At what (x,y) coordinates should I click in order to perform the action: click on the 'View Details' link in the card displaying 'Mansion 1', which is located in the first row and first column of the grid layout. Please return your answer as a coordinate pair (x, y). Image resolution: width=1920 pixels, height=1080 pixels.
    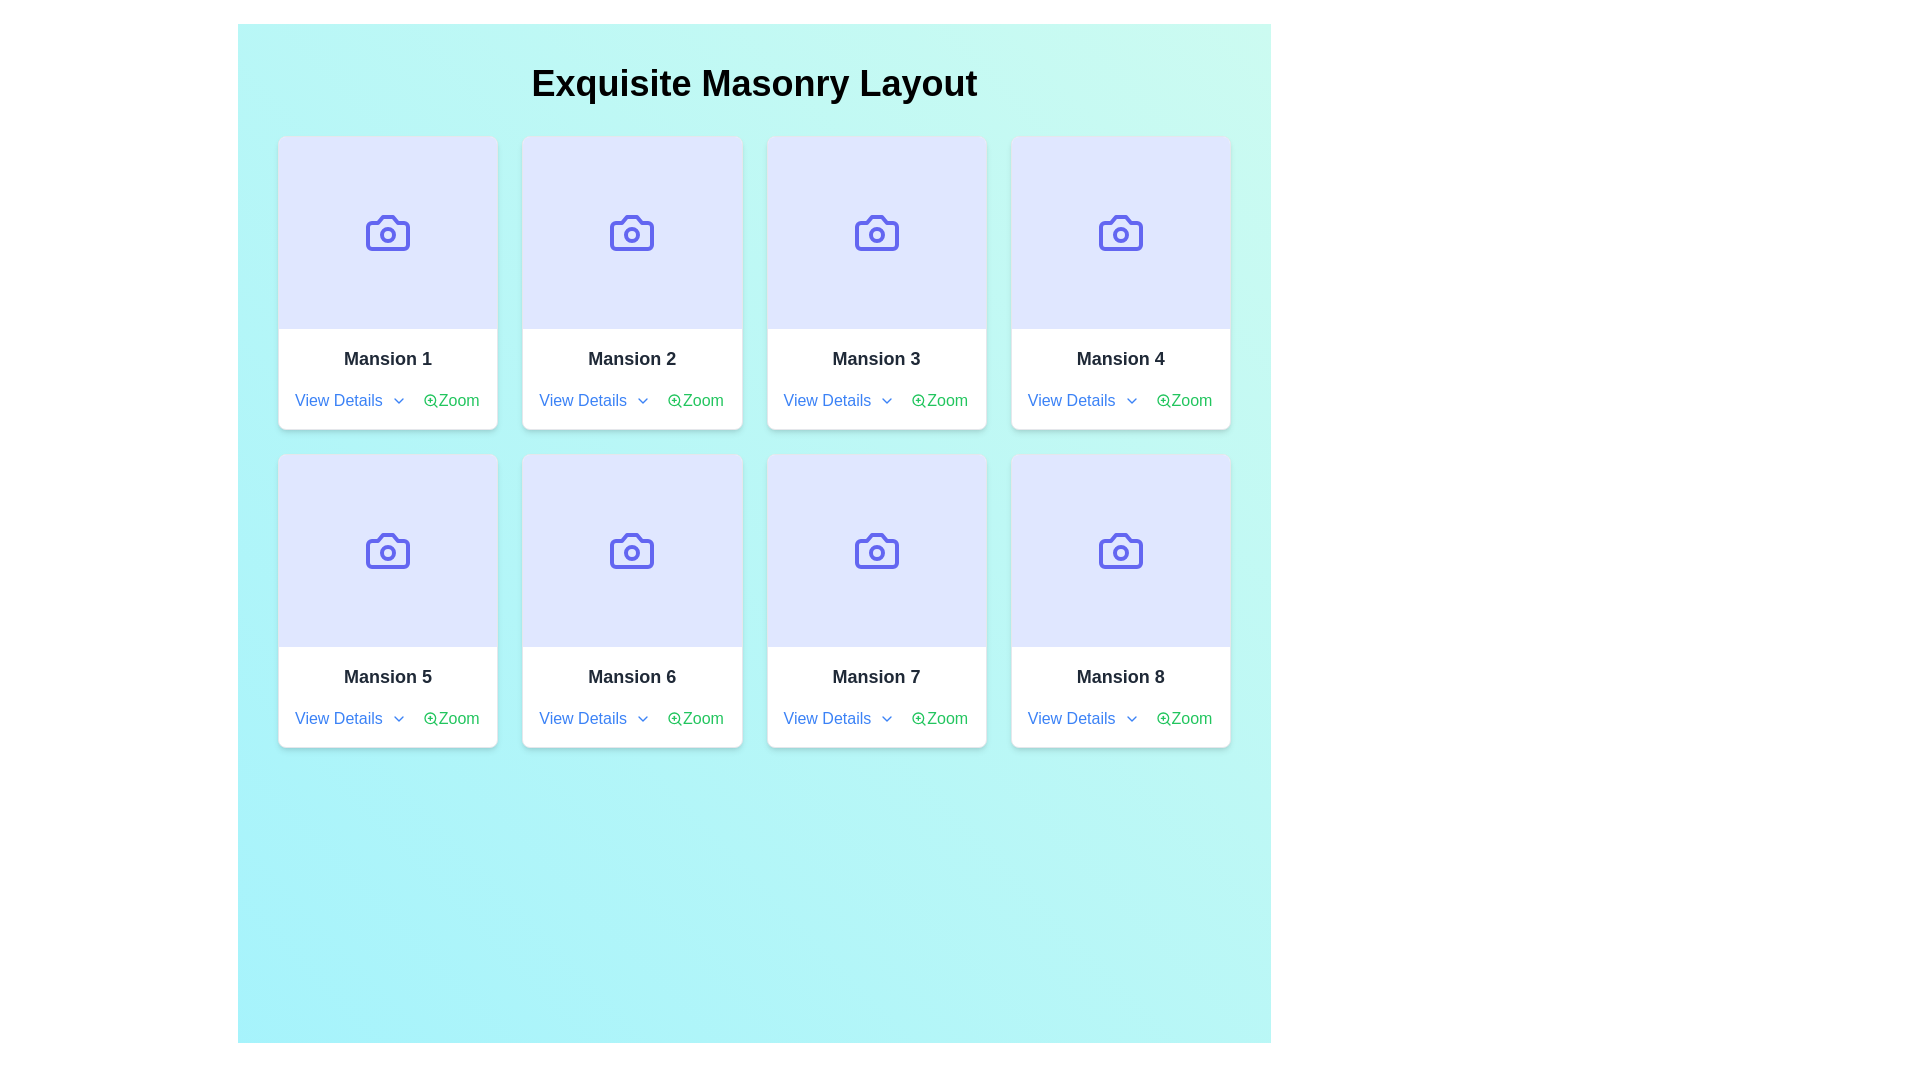
    Looking at the image, I should click on (388, 378).